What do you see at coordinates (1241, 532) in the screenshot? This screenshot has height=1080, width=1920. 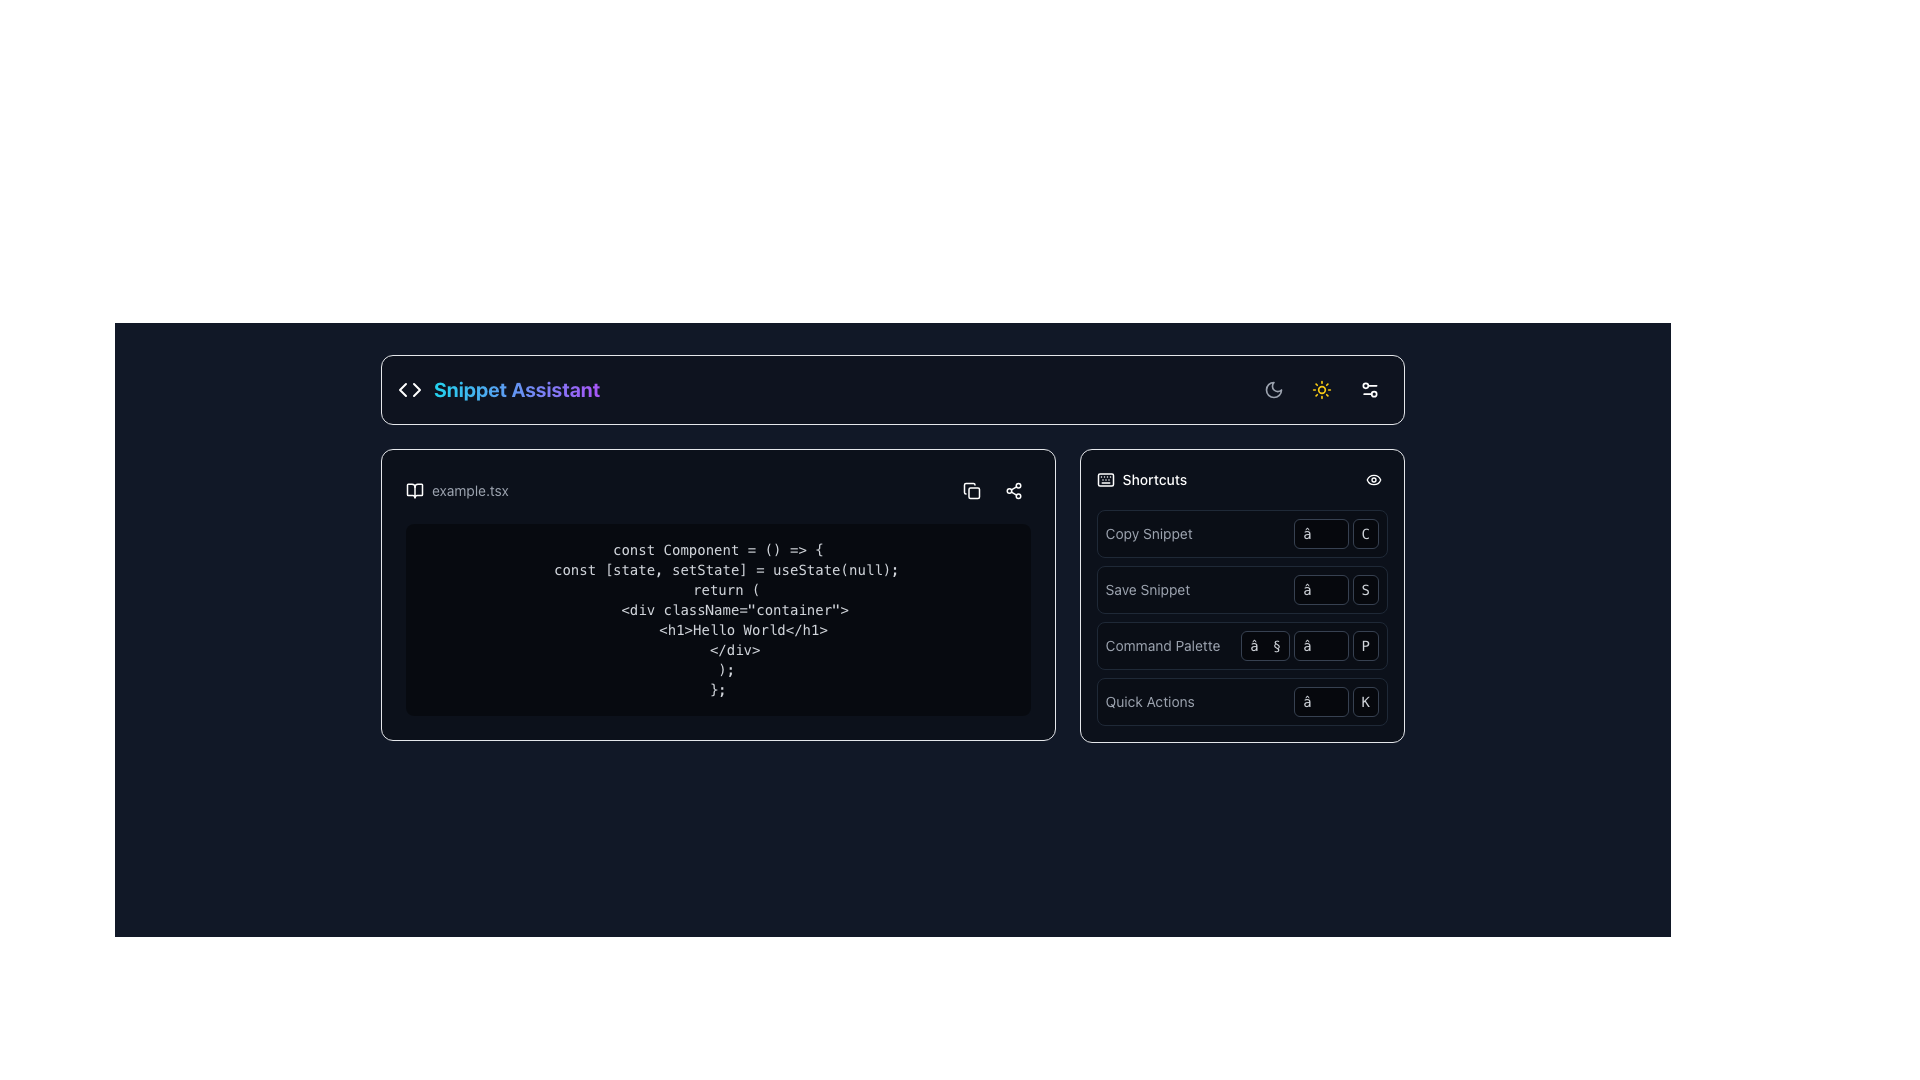 I see `the first shortcut button in the right-hand panel that displays a code snippet and its associated keyboard shortcut` at bounding box center [1241, 532].